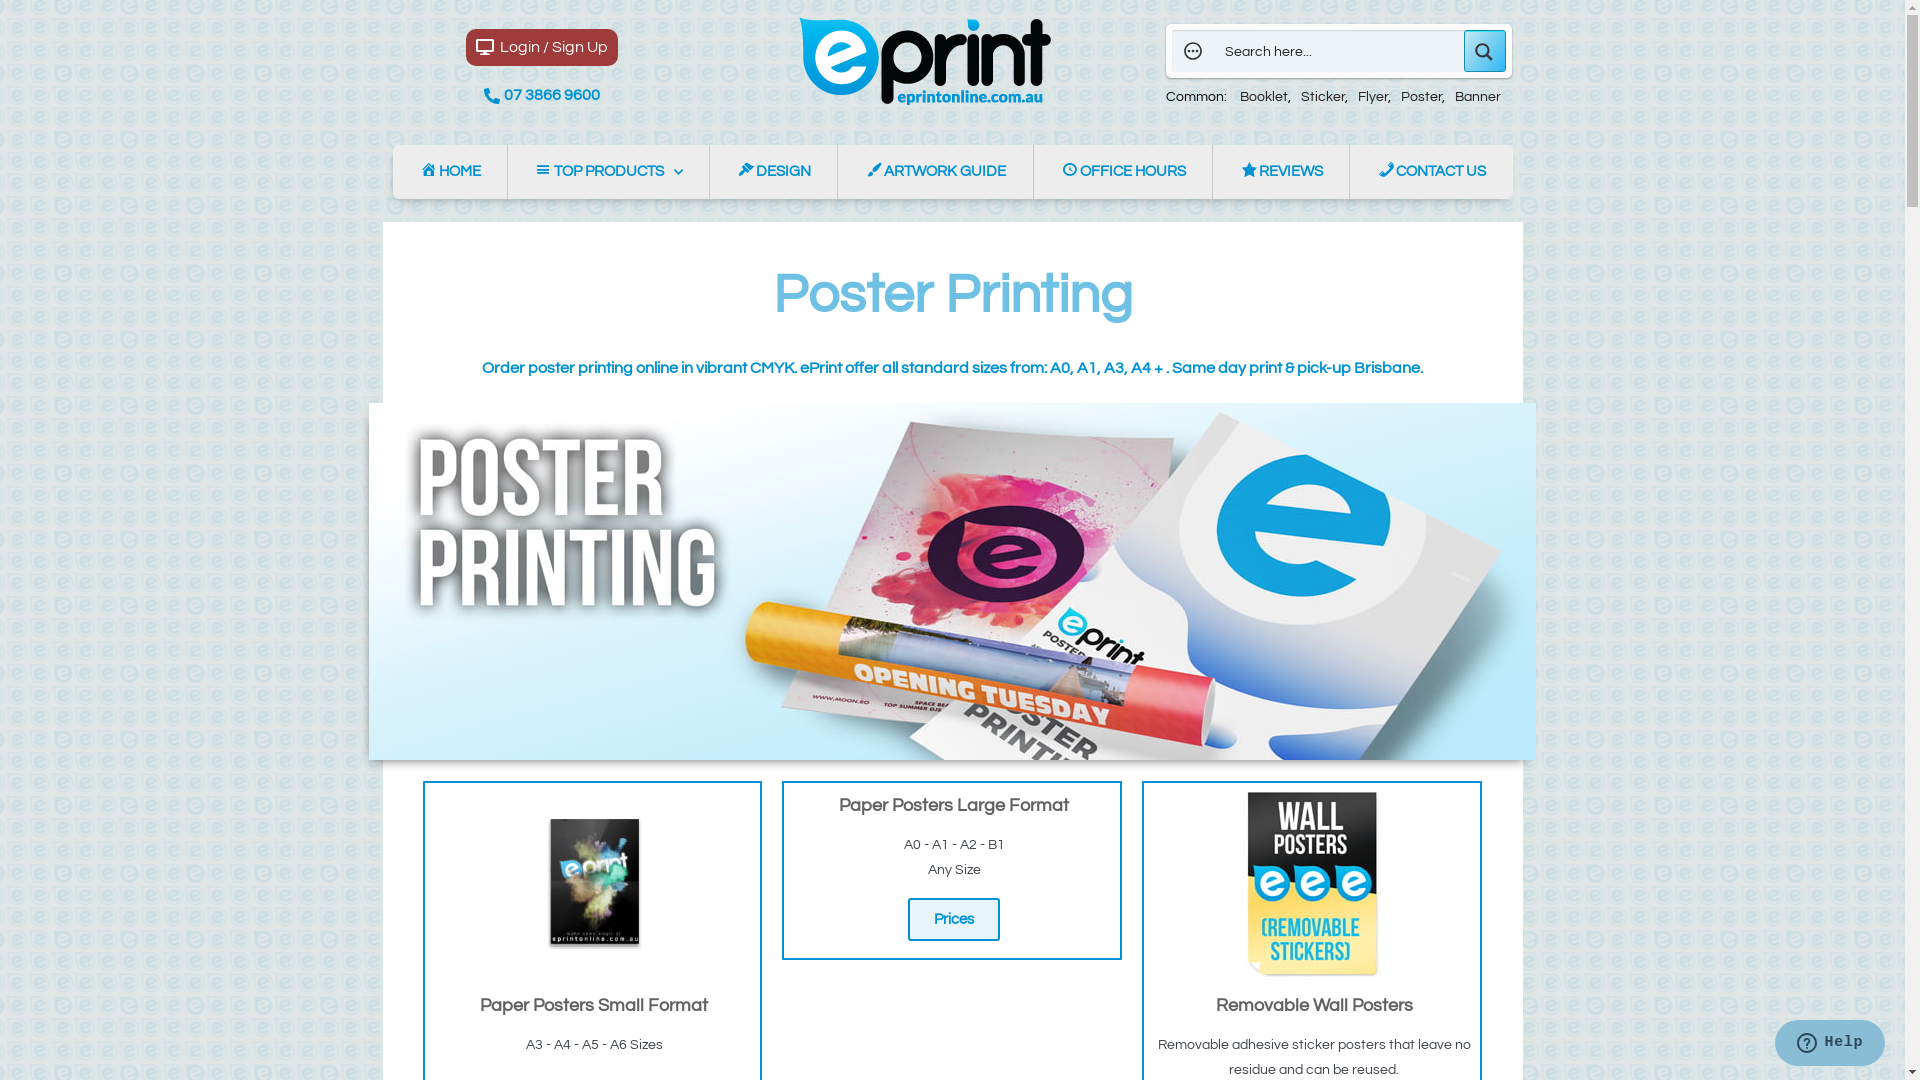 Image resolution: width=1920 pixels, height=1080 pixels. Describe the element at coordinates (607, 171) in the screenshot. I see `'TOP PRODUCTS'` at that location.